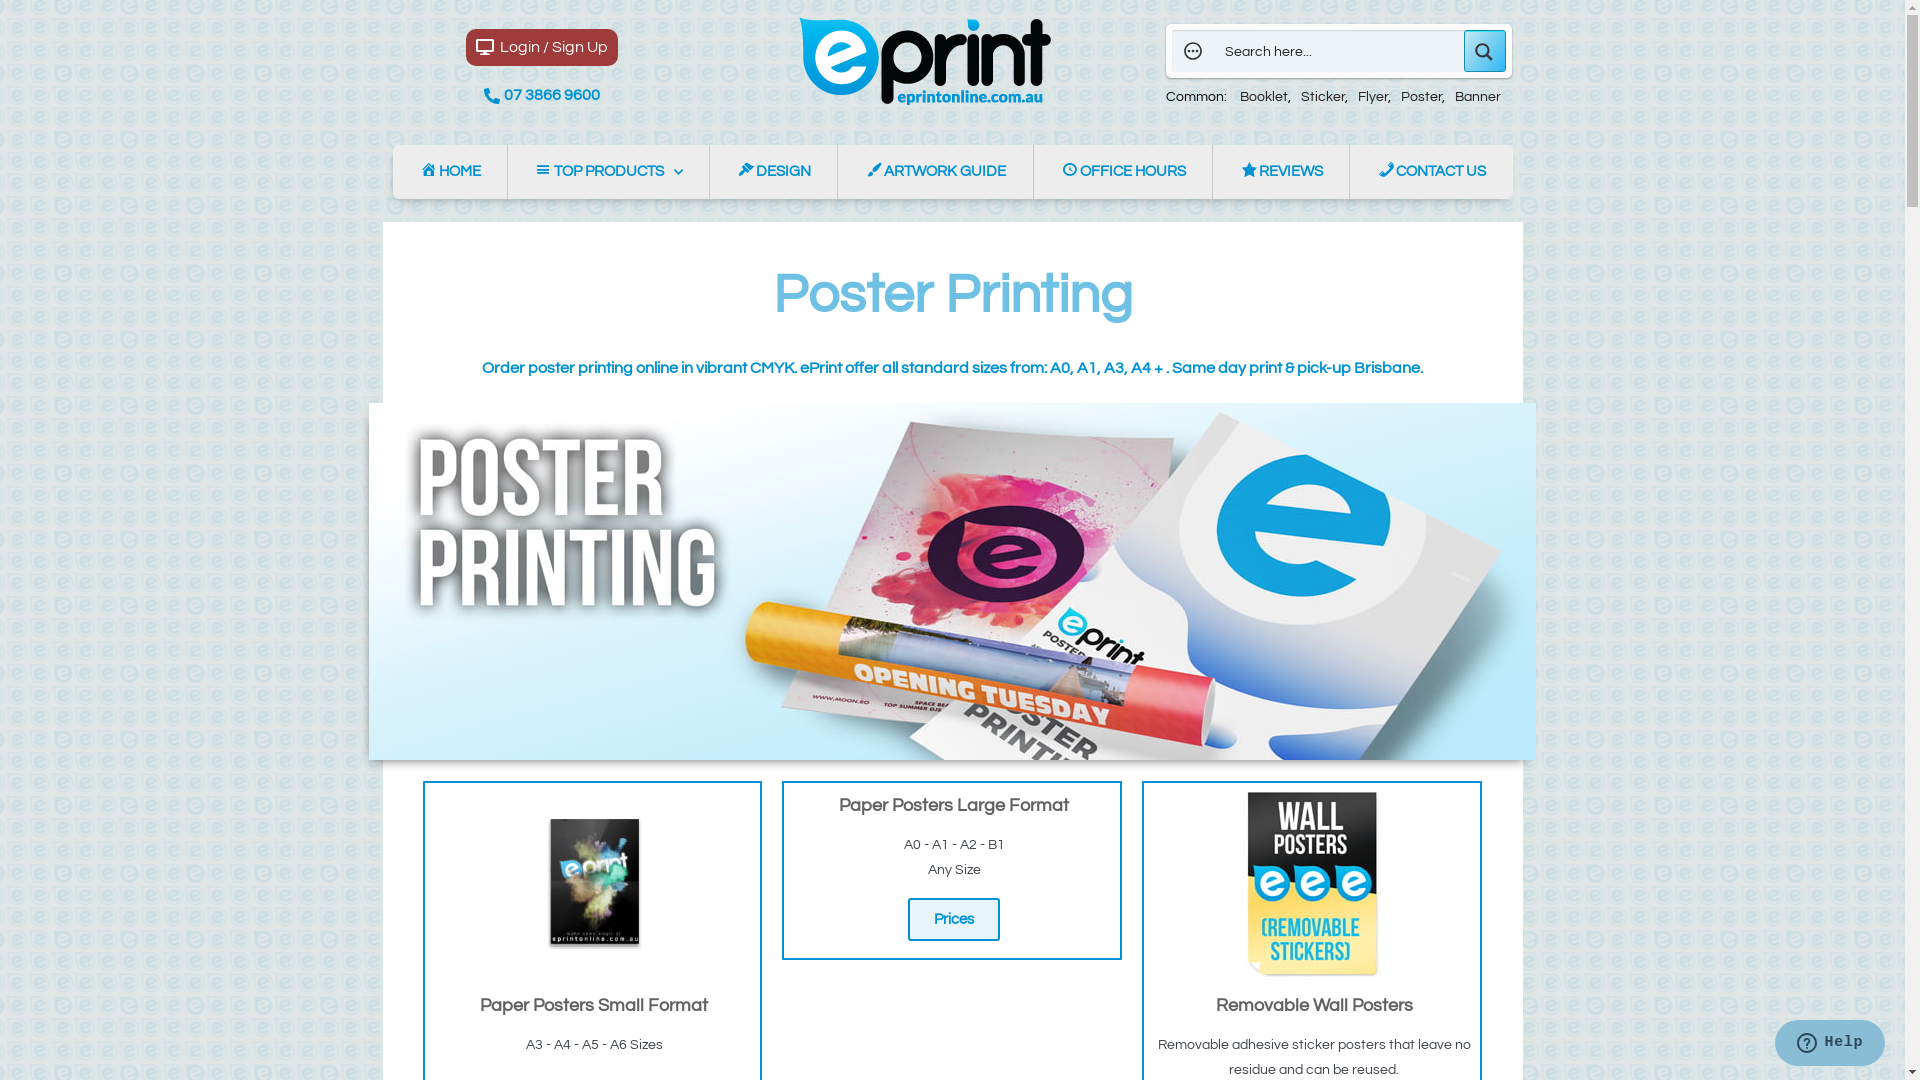 Image resolution: width=1920 pixels, height=1080 pixels. Describe the element at coordinates (607, 171) in the screenshot. I see `'TOP PRODUCTS'` at that location.